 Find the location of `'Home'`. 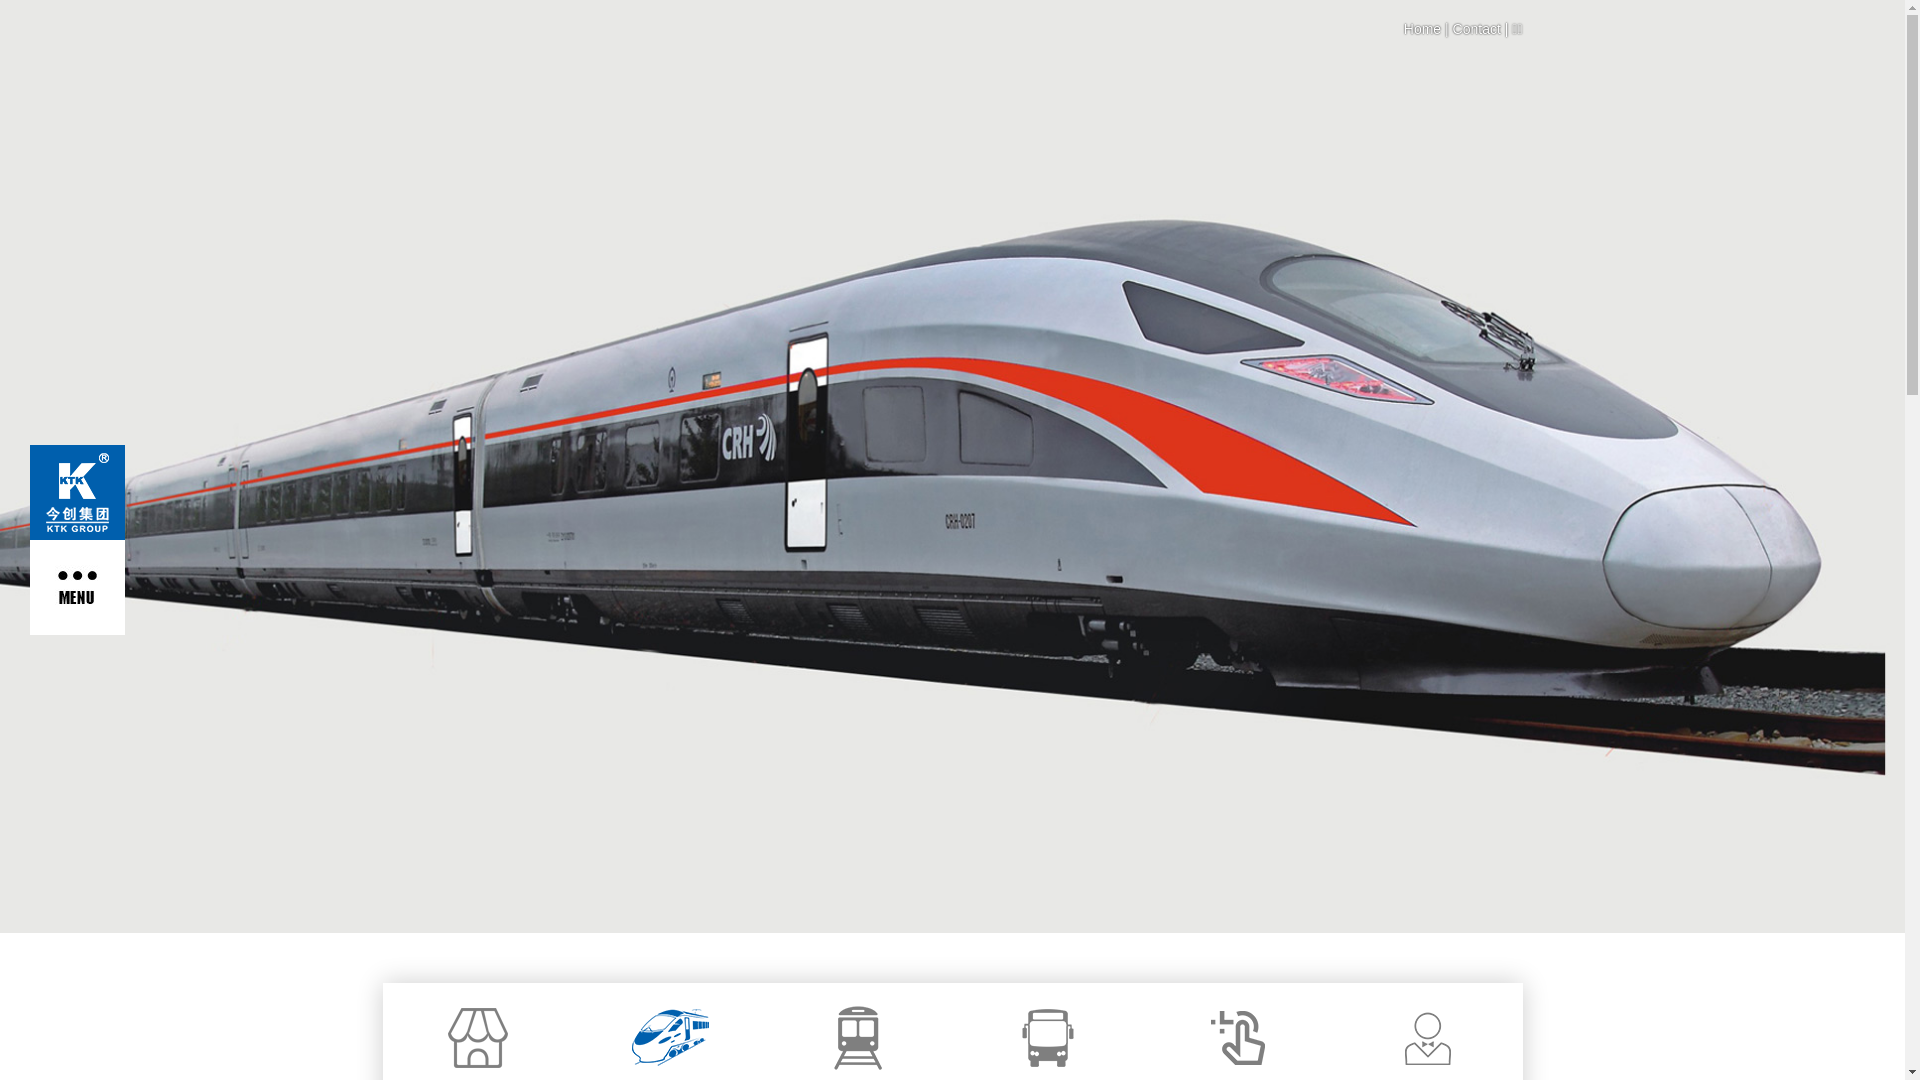

'Home' is located at coordinates (1421, 29).